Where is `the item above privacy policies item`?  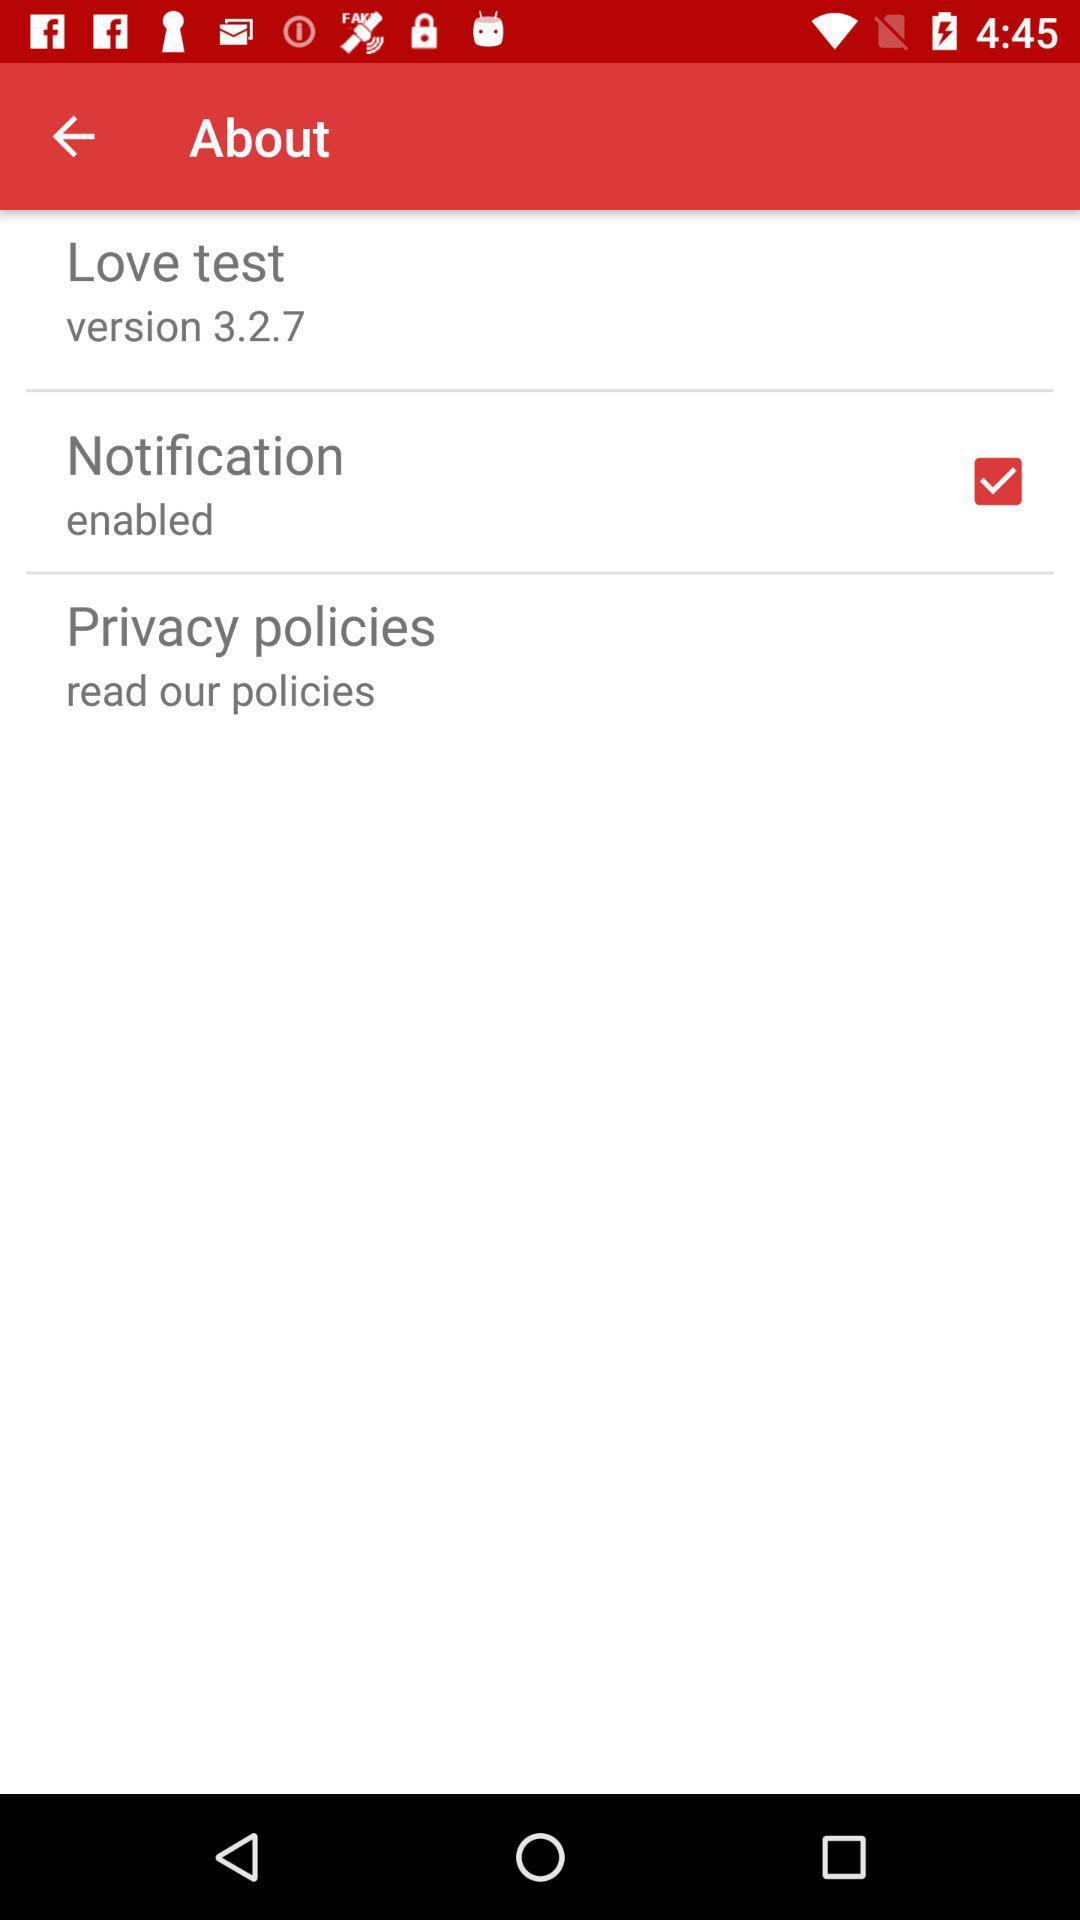
the item above privacy policies item is located at coordinates (540, 571).